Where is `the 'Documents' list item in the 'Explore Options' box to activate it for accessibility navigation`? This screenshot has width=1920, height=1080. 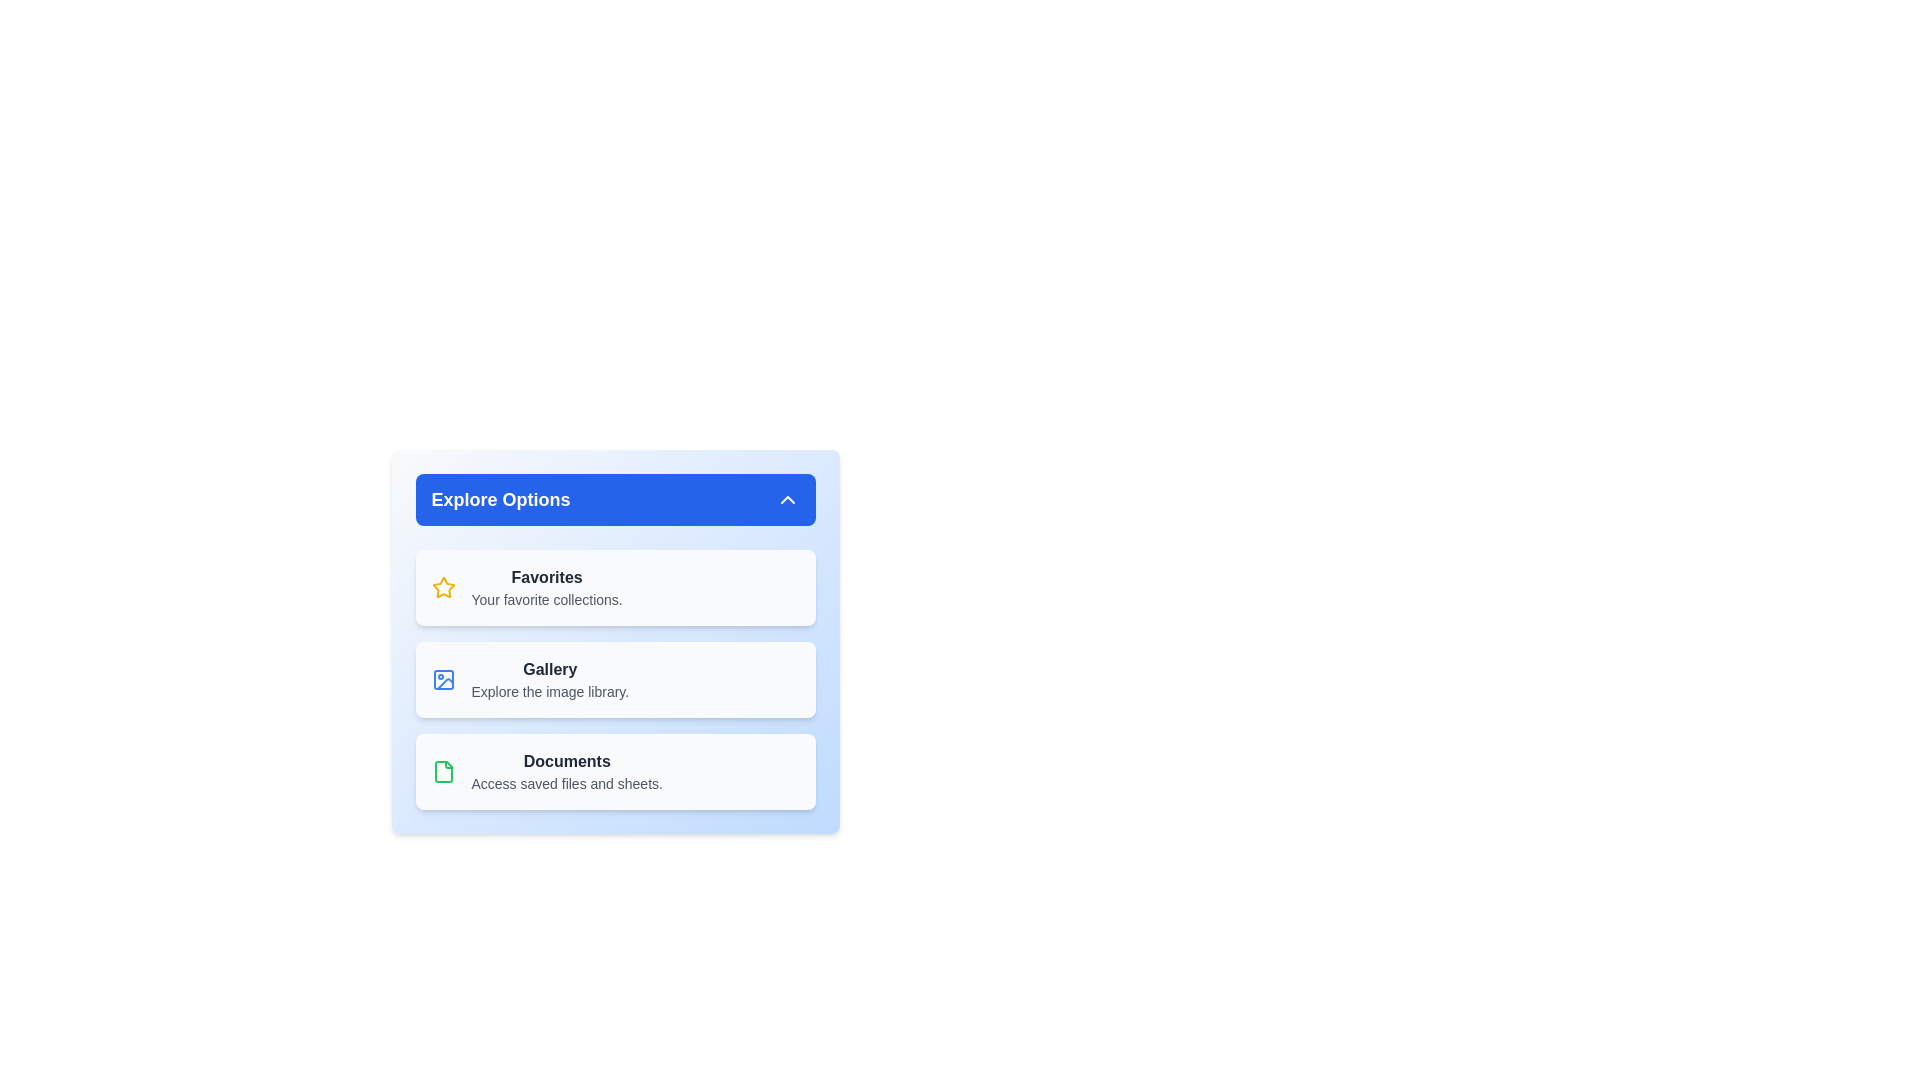
the 'Documents' list item in the 'Explore Options' box to activate it for accessibility navigation is located at coordinates (566, 770).